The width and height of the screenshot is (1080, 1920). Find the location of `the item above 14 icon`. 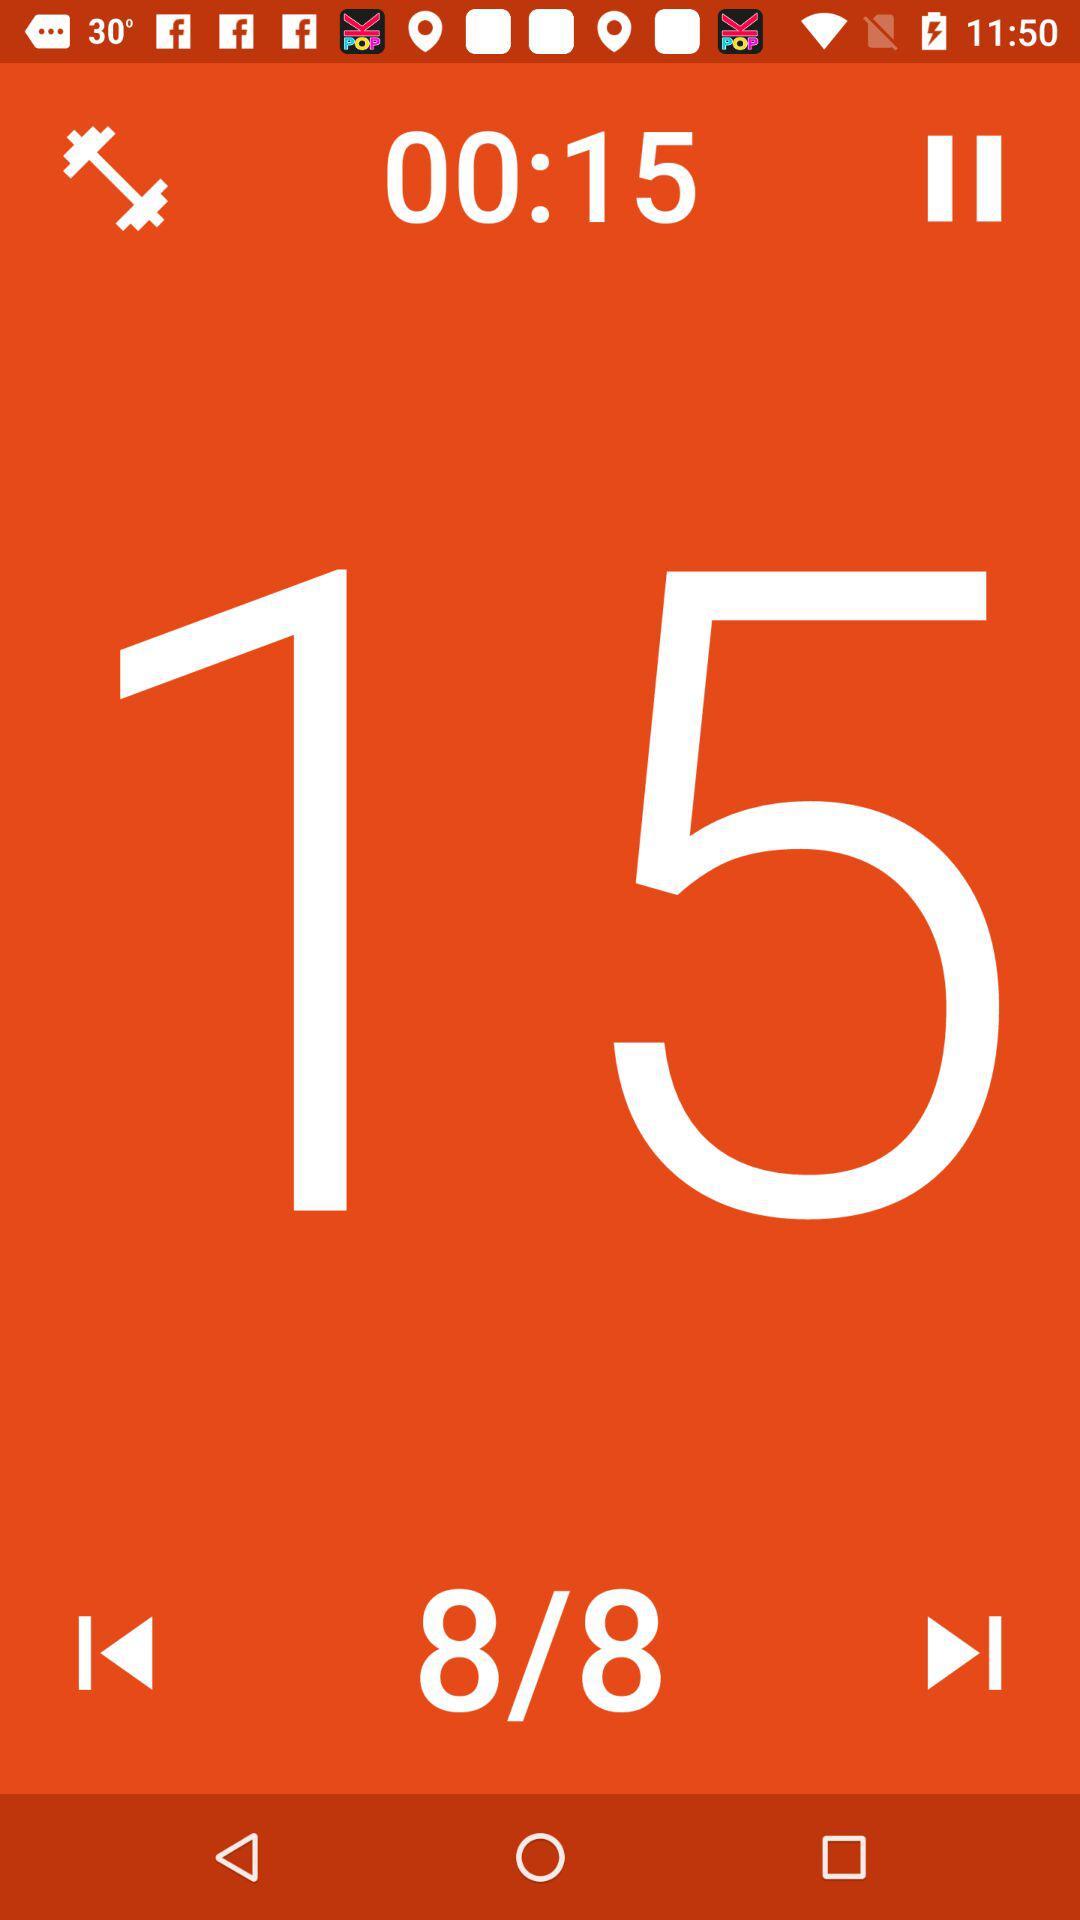

the item above 14 icon is located at coordinates (963, 178).